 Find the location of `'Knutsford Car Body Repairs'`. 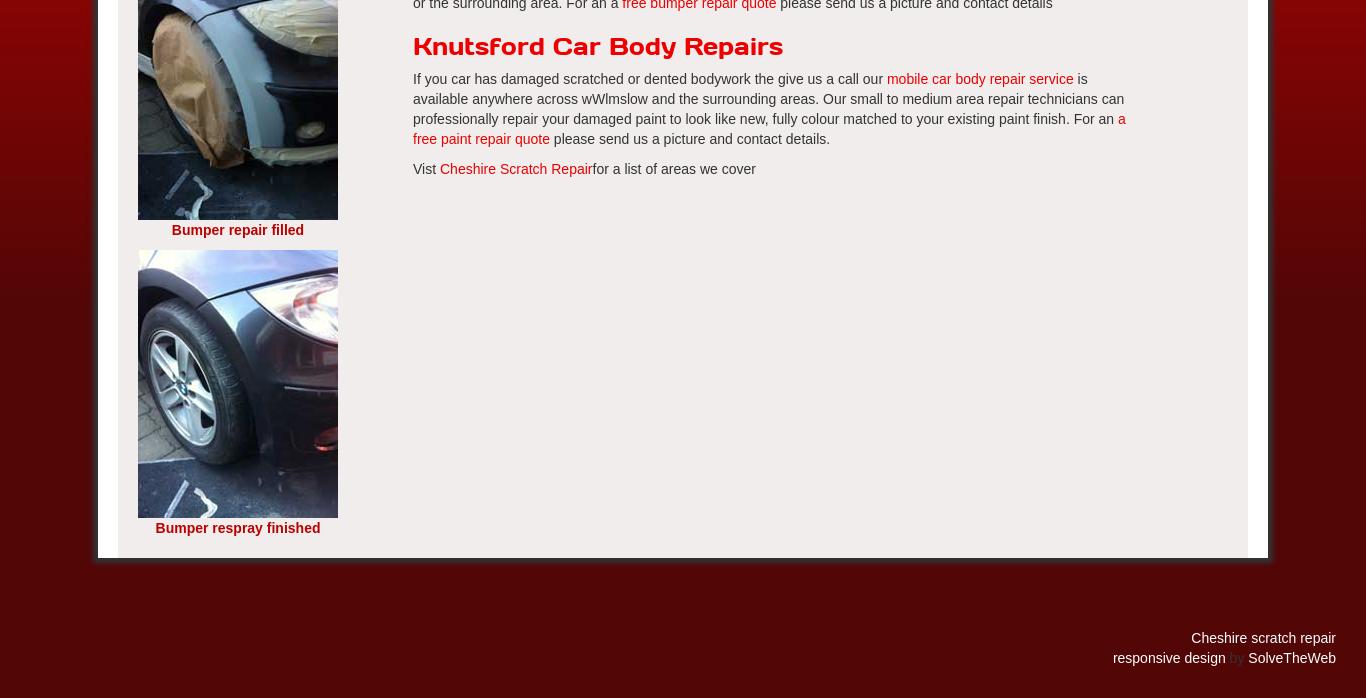

'Knutsford Car Body Repairs' is located at coordinates (597, 44).